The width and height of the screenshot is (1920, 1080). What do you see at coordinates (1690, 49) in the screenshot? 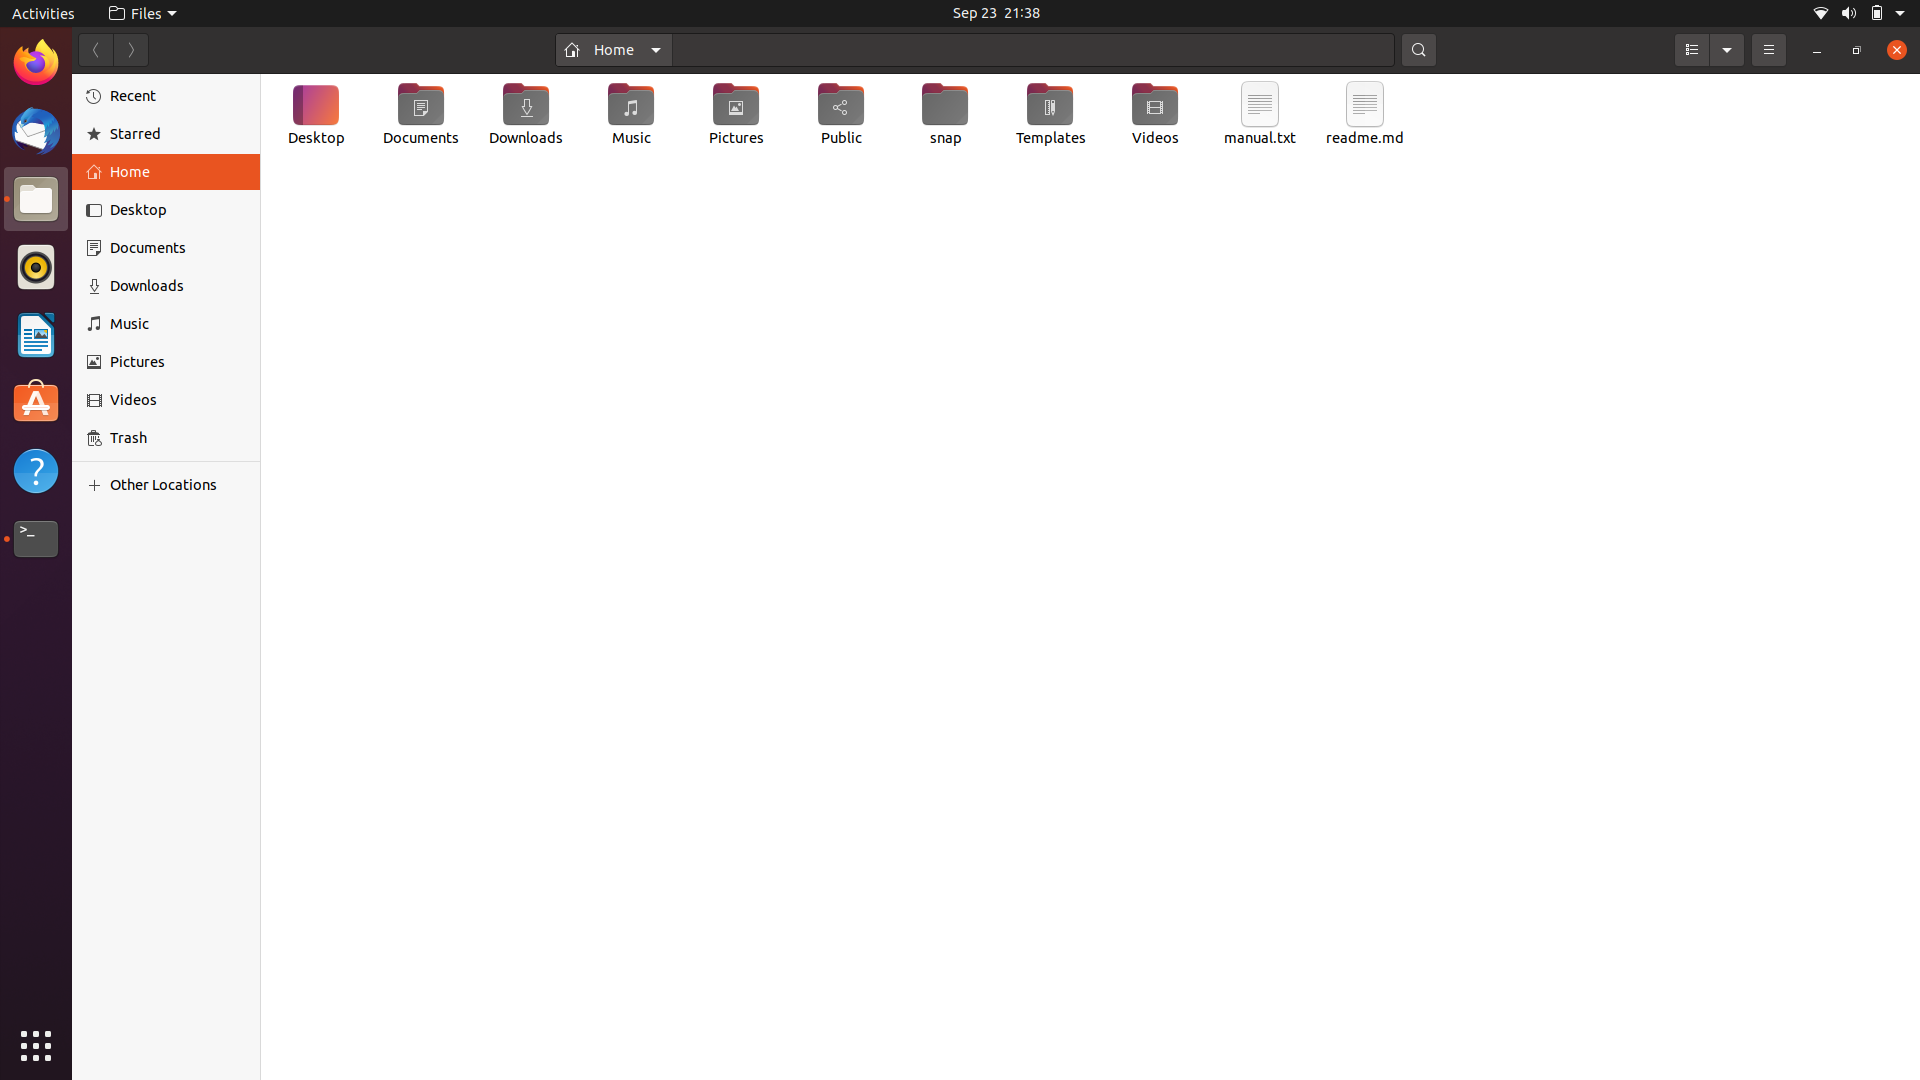
I see `Switch to the "List View` at bounding box center [1690, 49].